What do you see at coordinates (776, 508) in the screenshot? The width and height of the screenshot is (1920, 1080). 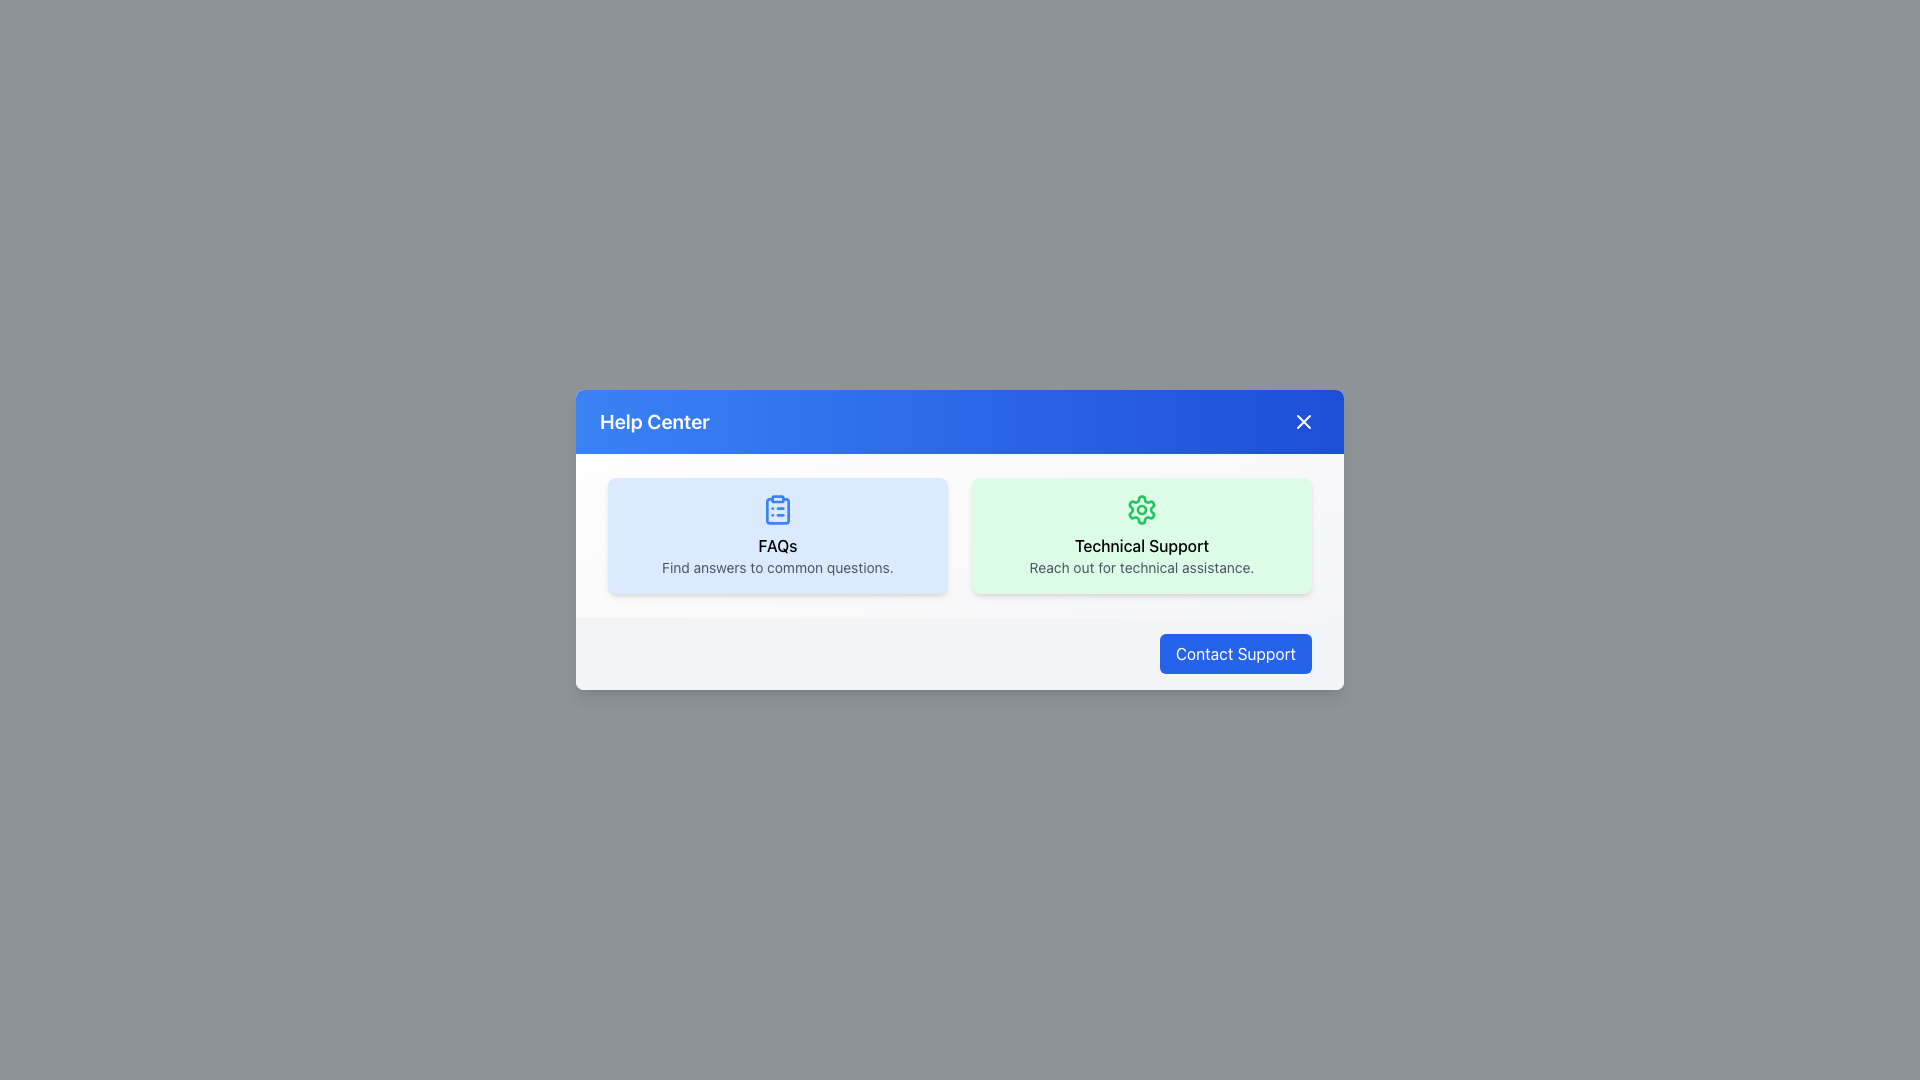 I see `the clipboard icon styled element located above the 'FAQs' text in the 'Help Center' interface` at bounding box center [776, 508].